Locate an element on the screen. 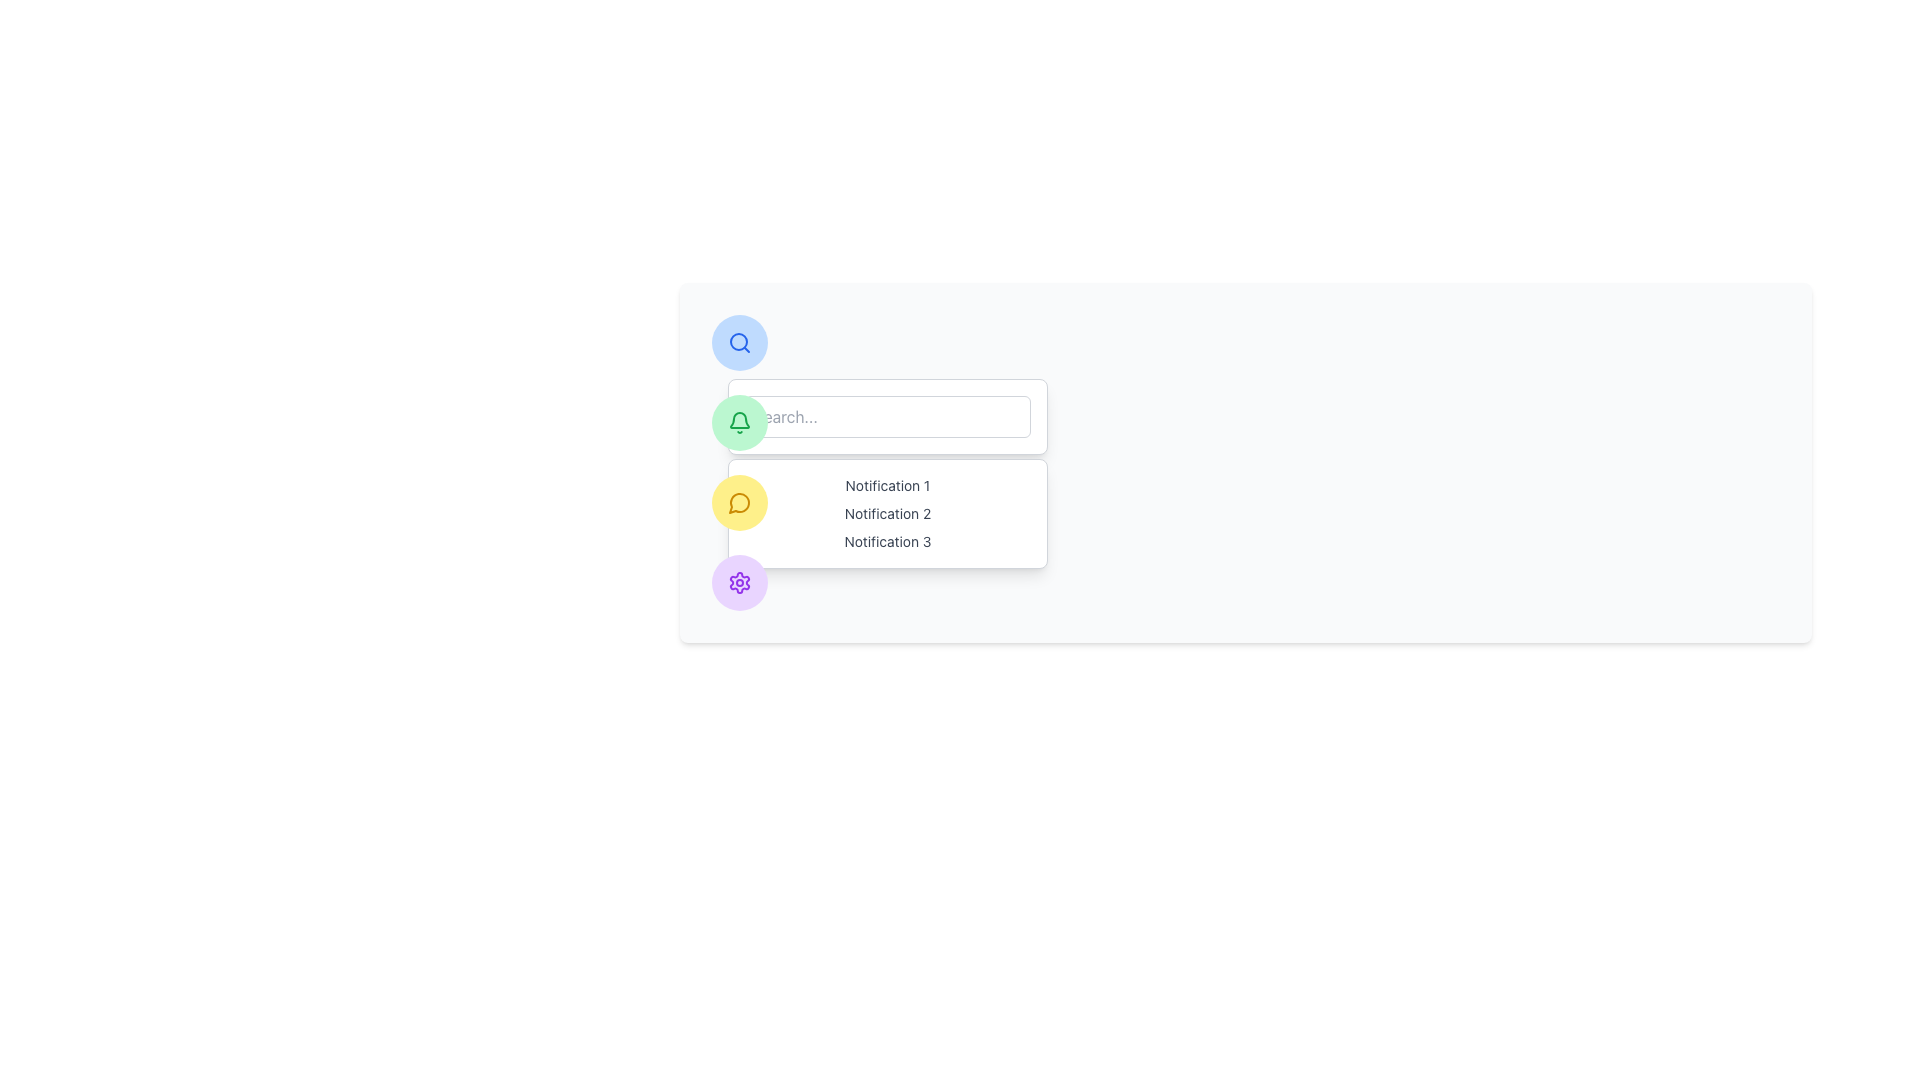 The image size is (1920, 1080). the third button in a vertical stack of four buttons, located below the green bell-shaped button and above the purple gear icon button, to observe its hover effect is located at coordinates (738, 501).